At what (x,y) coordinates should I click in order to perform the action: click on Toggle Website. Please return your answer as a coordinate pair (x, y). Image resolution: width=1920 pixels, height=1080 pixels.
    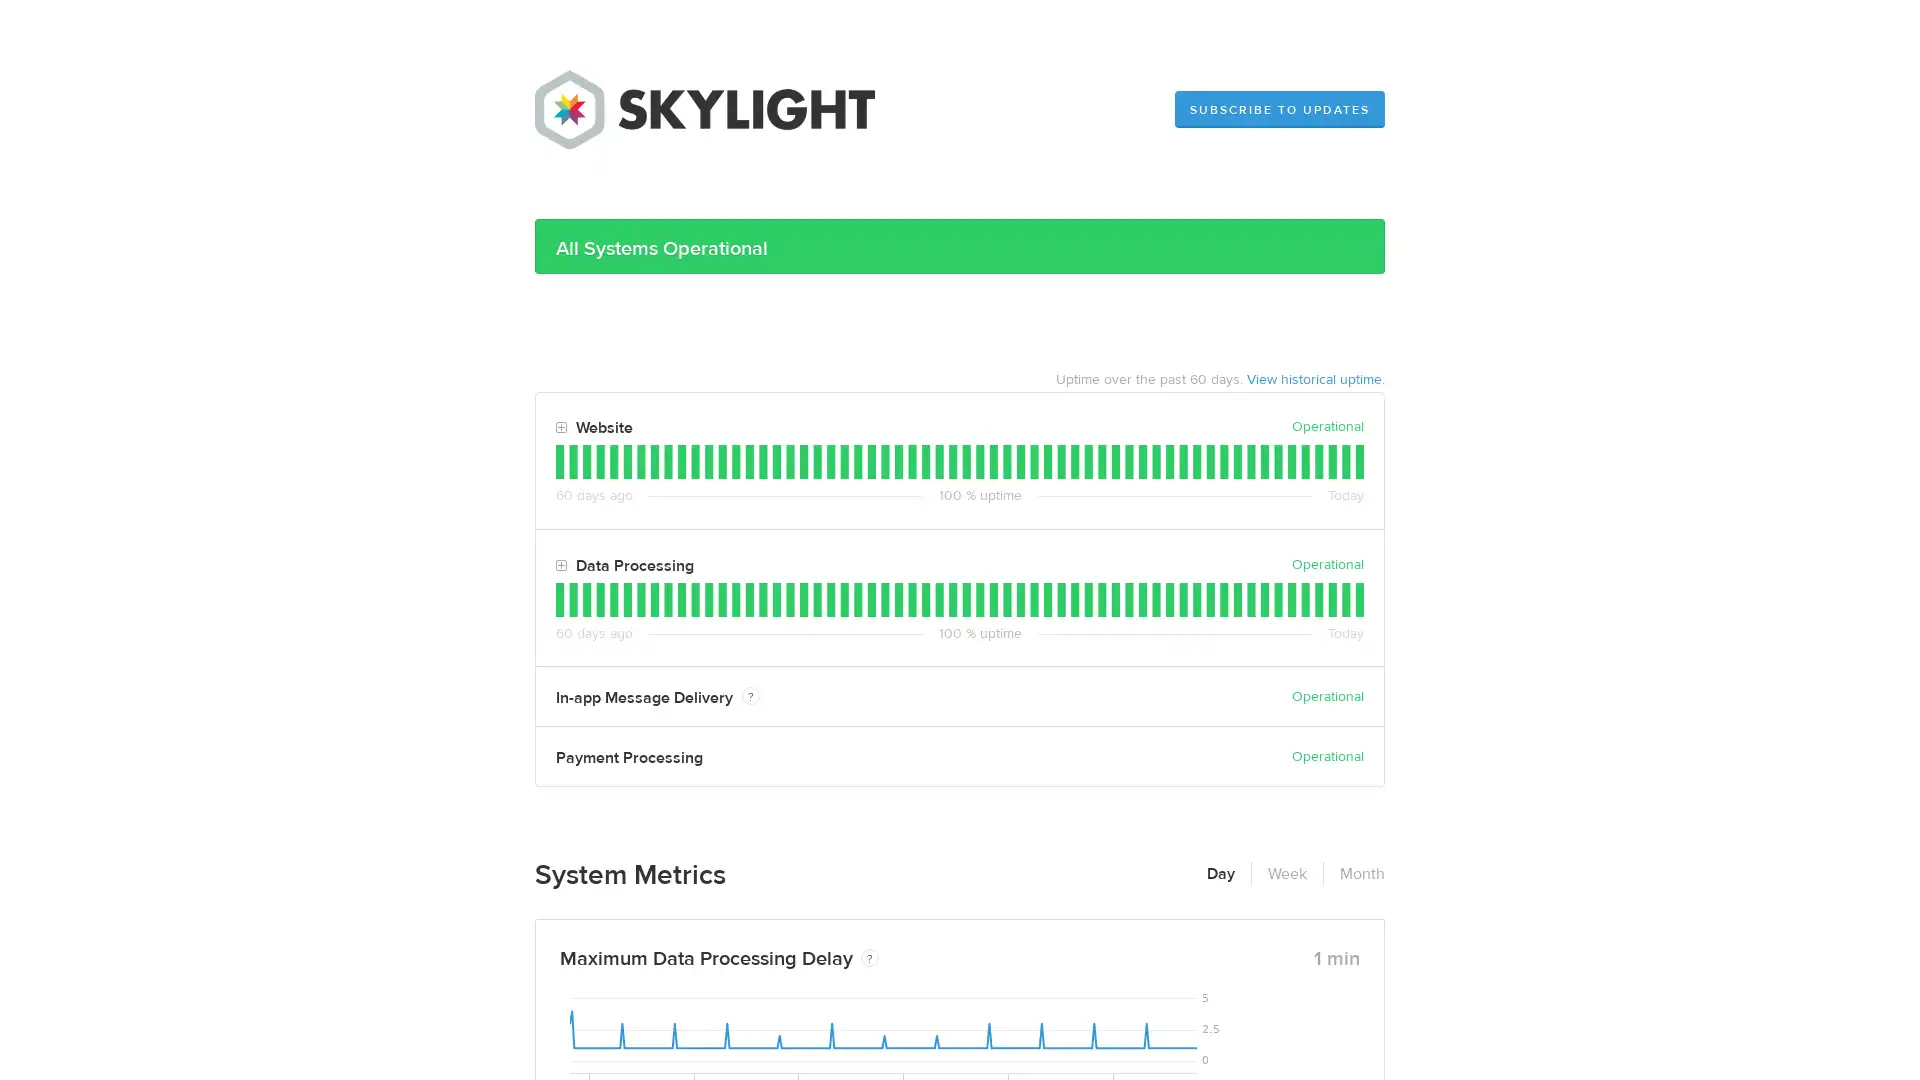
    Looking at the image, I should click on (560, 427).